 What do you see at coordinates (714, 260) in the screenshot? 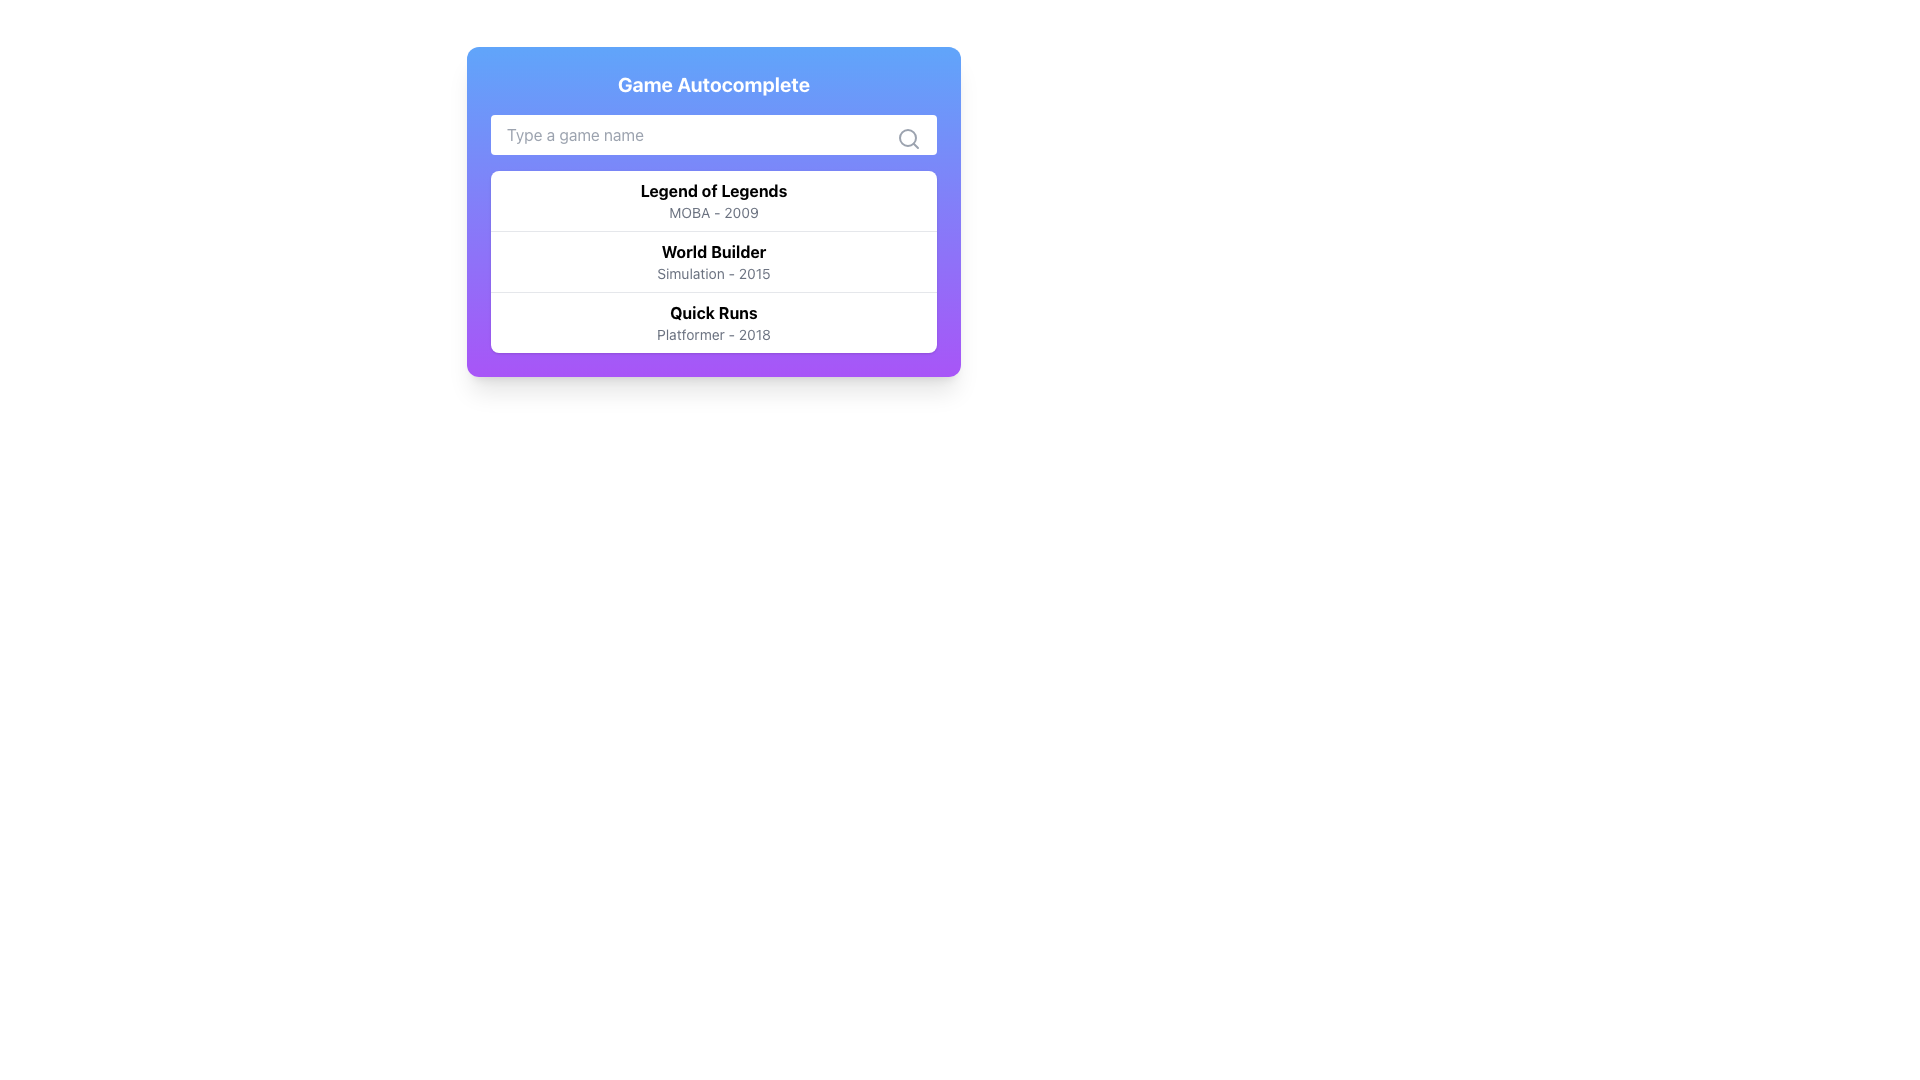
I see `the list entry that reads 'World Builder' in bold text, which is part of a dropdown menu containing multiple selectable items` at bounding box center [714, 260].